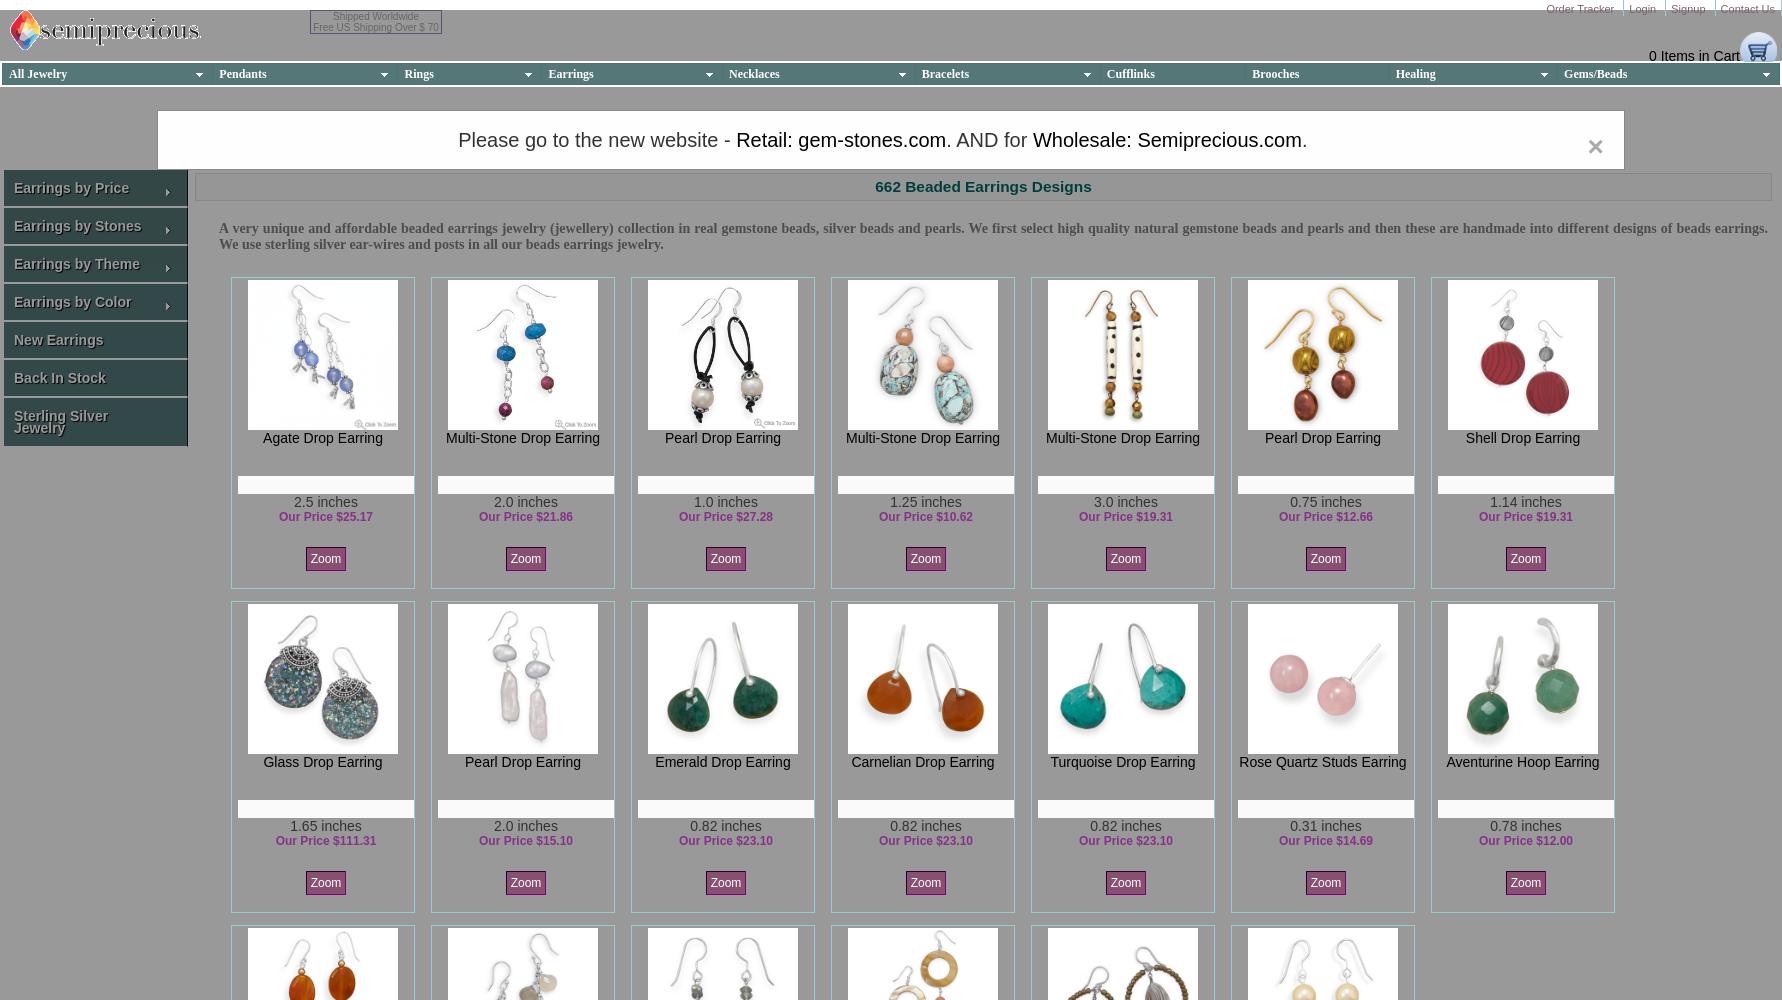 Image resolution: width=1782 pixels, height=1000 pixels. I want to click on 'YOU HAVE ACCESSED THE OLD WEBSITE.', so click(889, 125).